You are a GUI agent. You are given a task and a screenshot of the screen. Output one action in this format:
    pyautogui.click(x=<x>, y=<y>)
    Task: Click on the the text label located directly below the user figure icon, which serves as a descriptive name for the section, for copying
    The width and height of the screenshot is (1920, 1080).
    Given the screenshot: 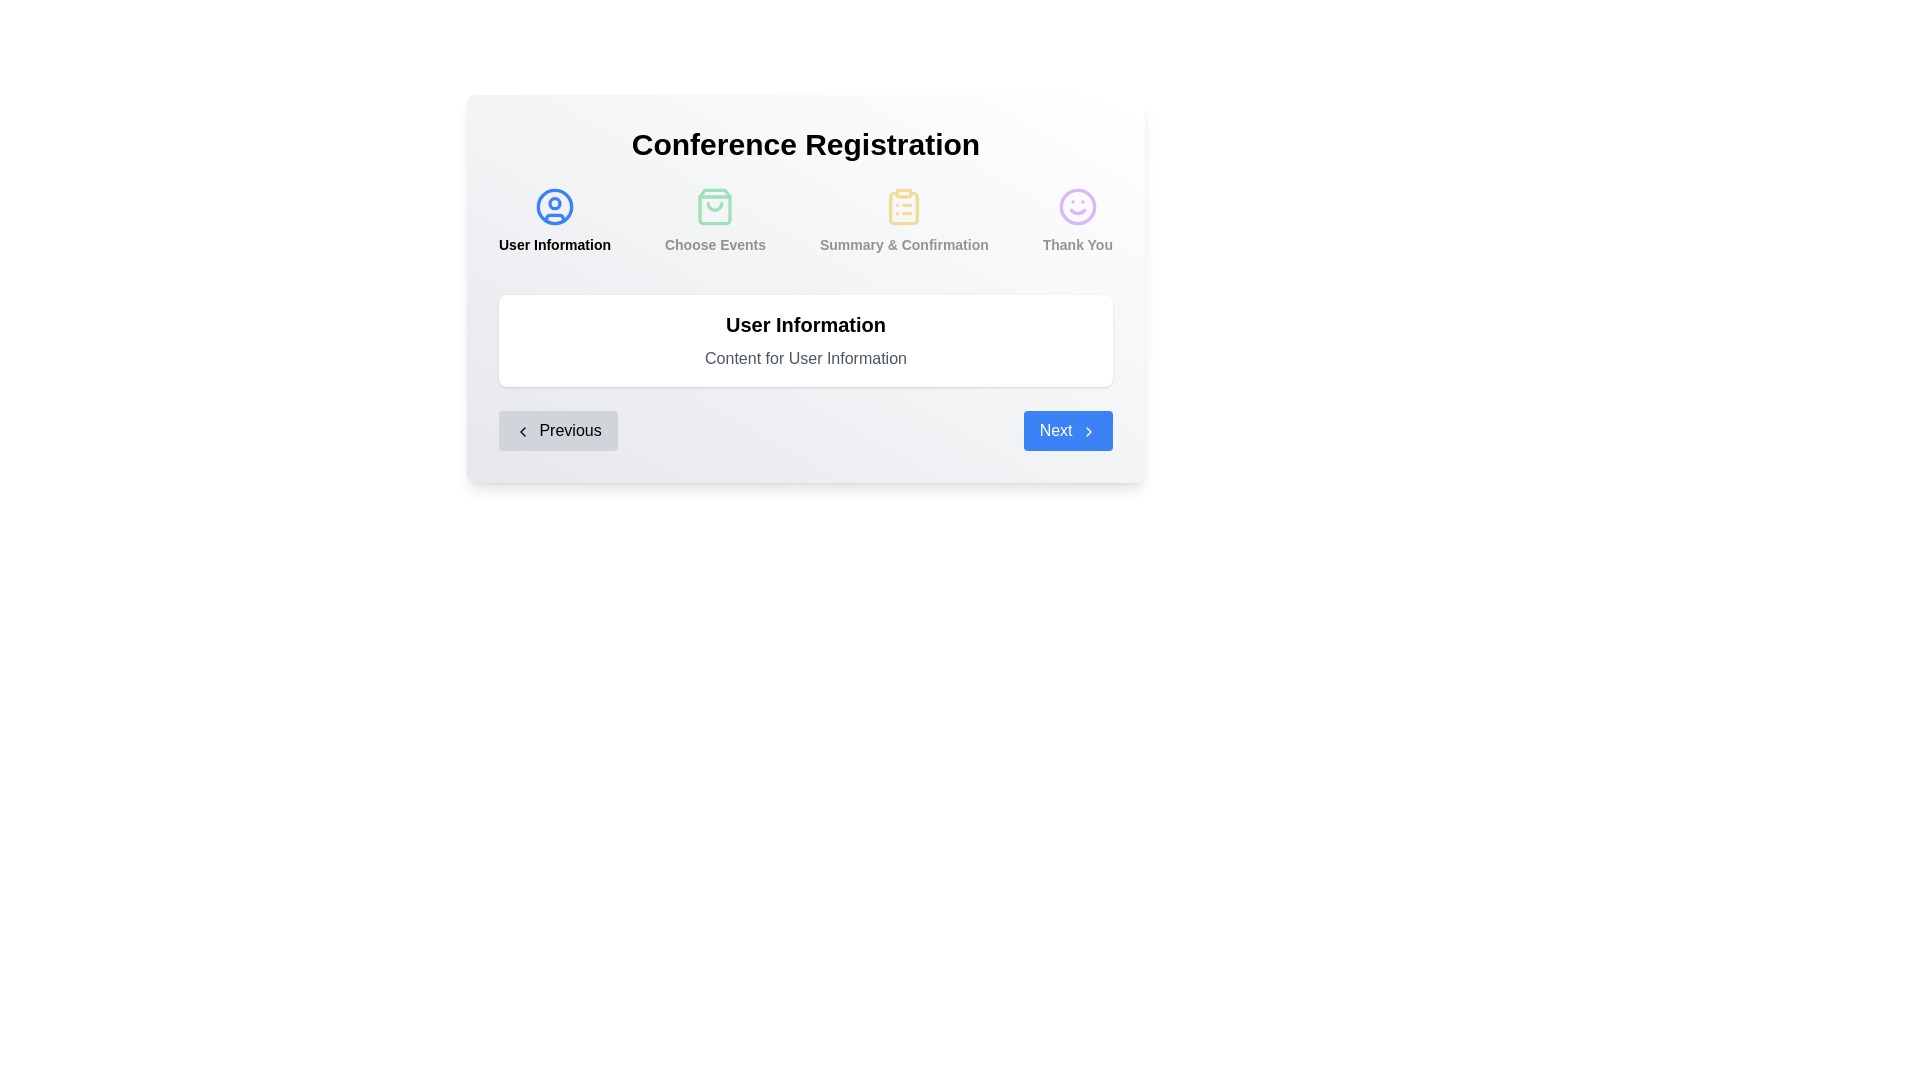 What is the action you would take?
    pyautogui.click(x=555, y=244)
    